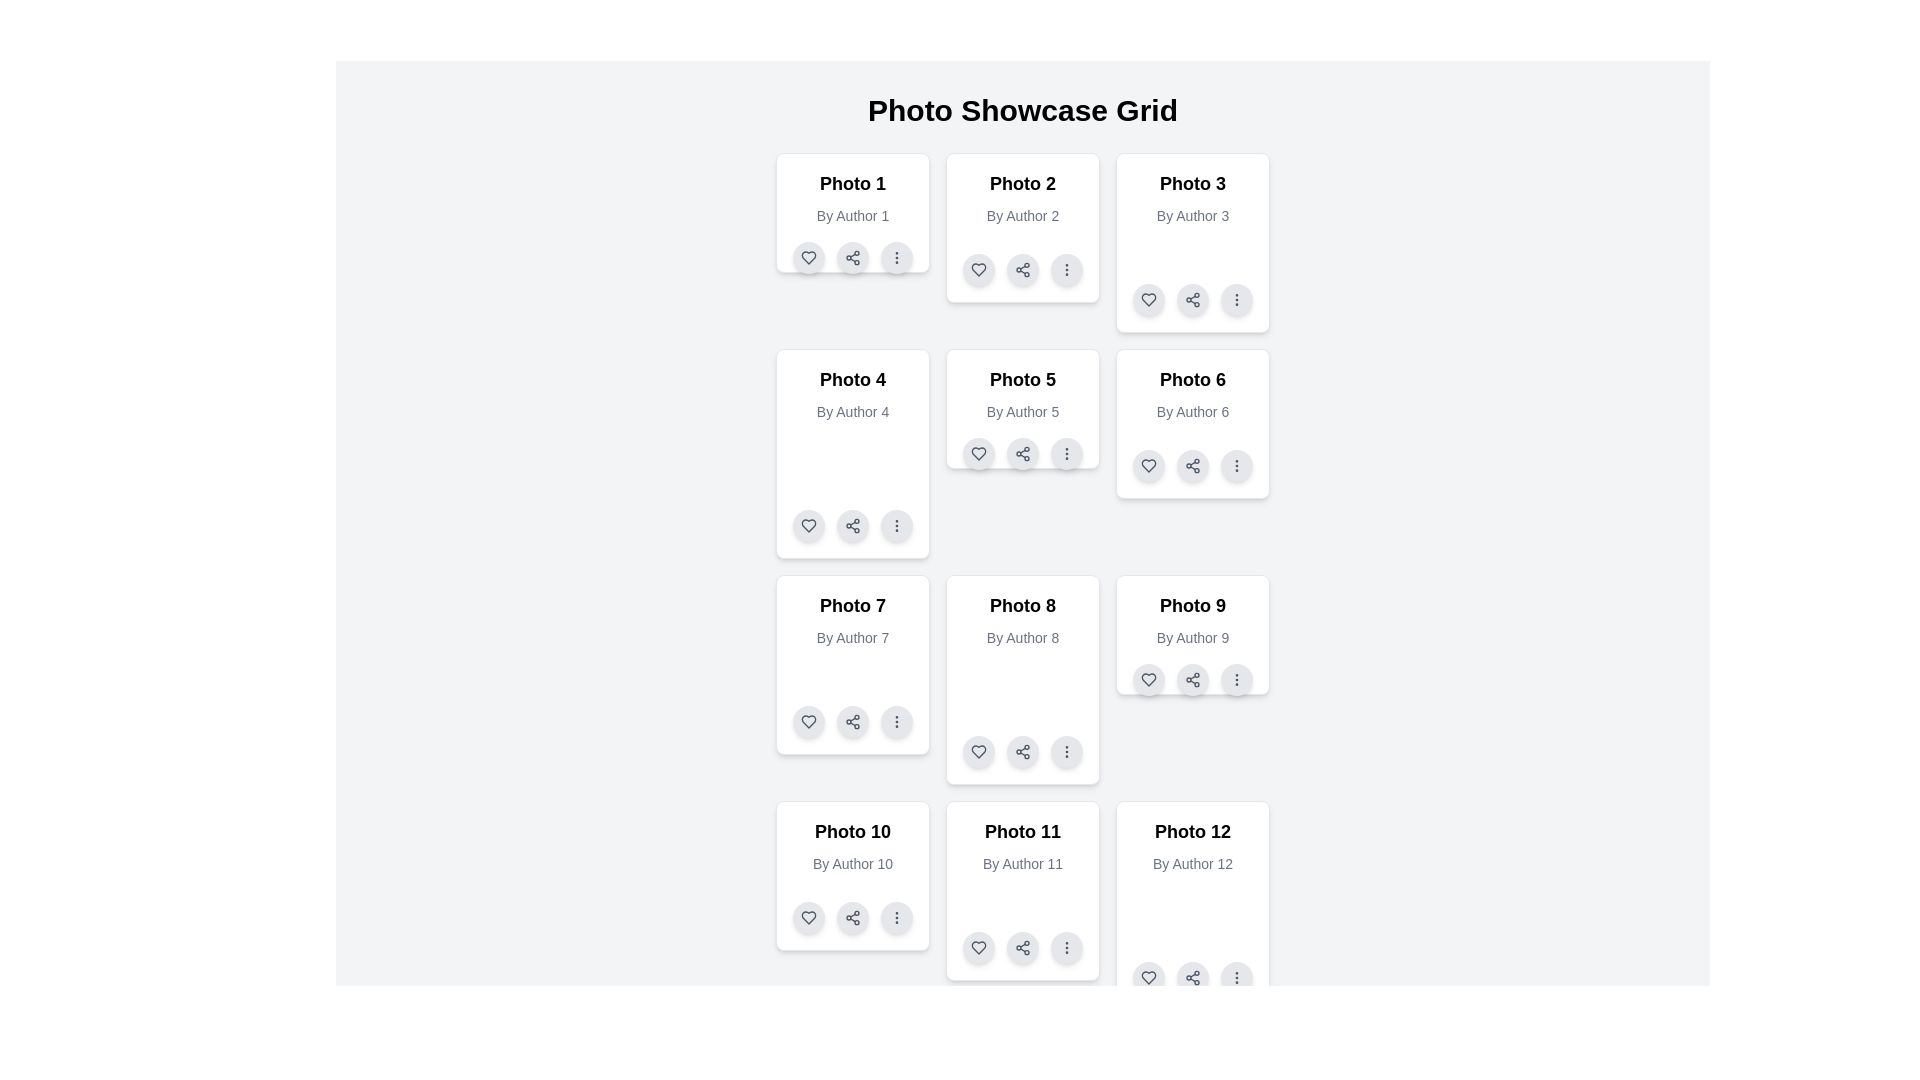 The width and height of the screenshot is (1920, 1080). What do you see at coordinates (1193, 242) in the screenshot?
I see `the photo entry card located in the third column of the first row, which displays the title and author information, and includes action icons for interactions` at bounding box center [1193, 242].